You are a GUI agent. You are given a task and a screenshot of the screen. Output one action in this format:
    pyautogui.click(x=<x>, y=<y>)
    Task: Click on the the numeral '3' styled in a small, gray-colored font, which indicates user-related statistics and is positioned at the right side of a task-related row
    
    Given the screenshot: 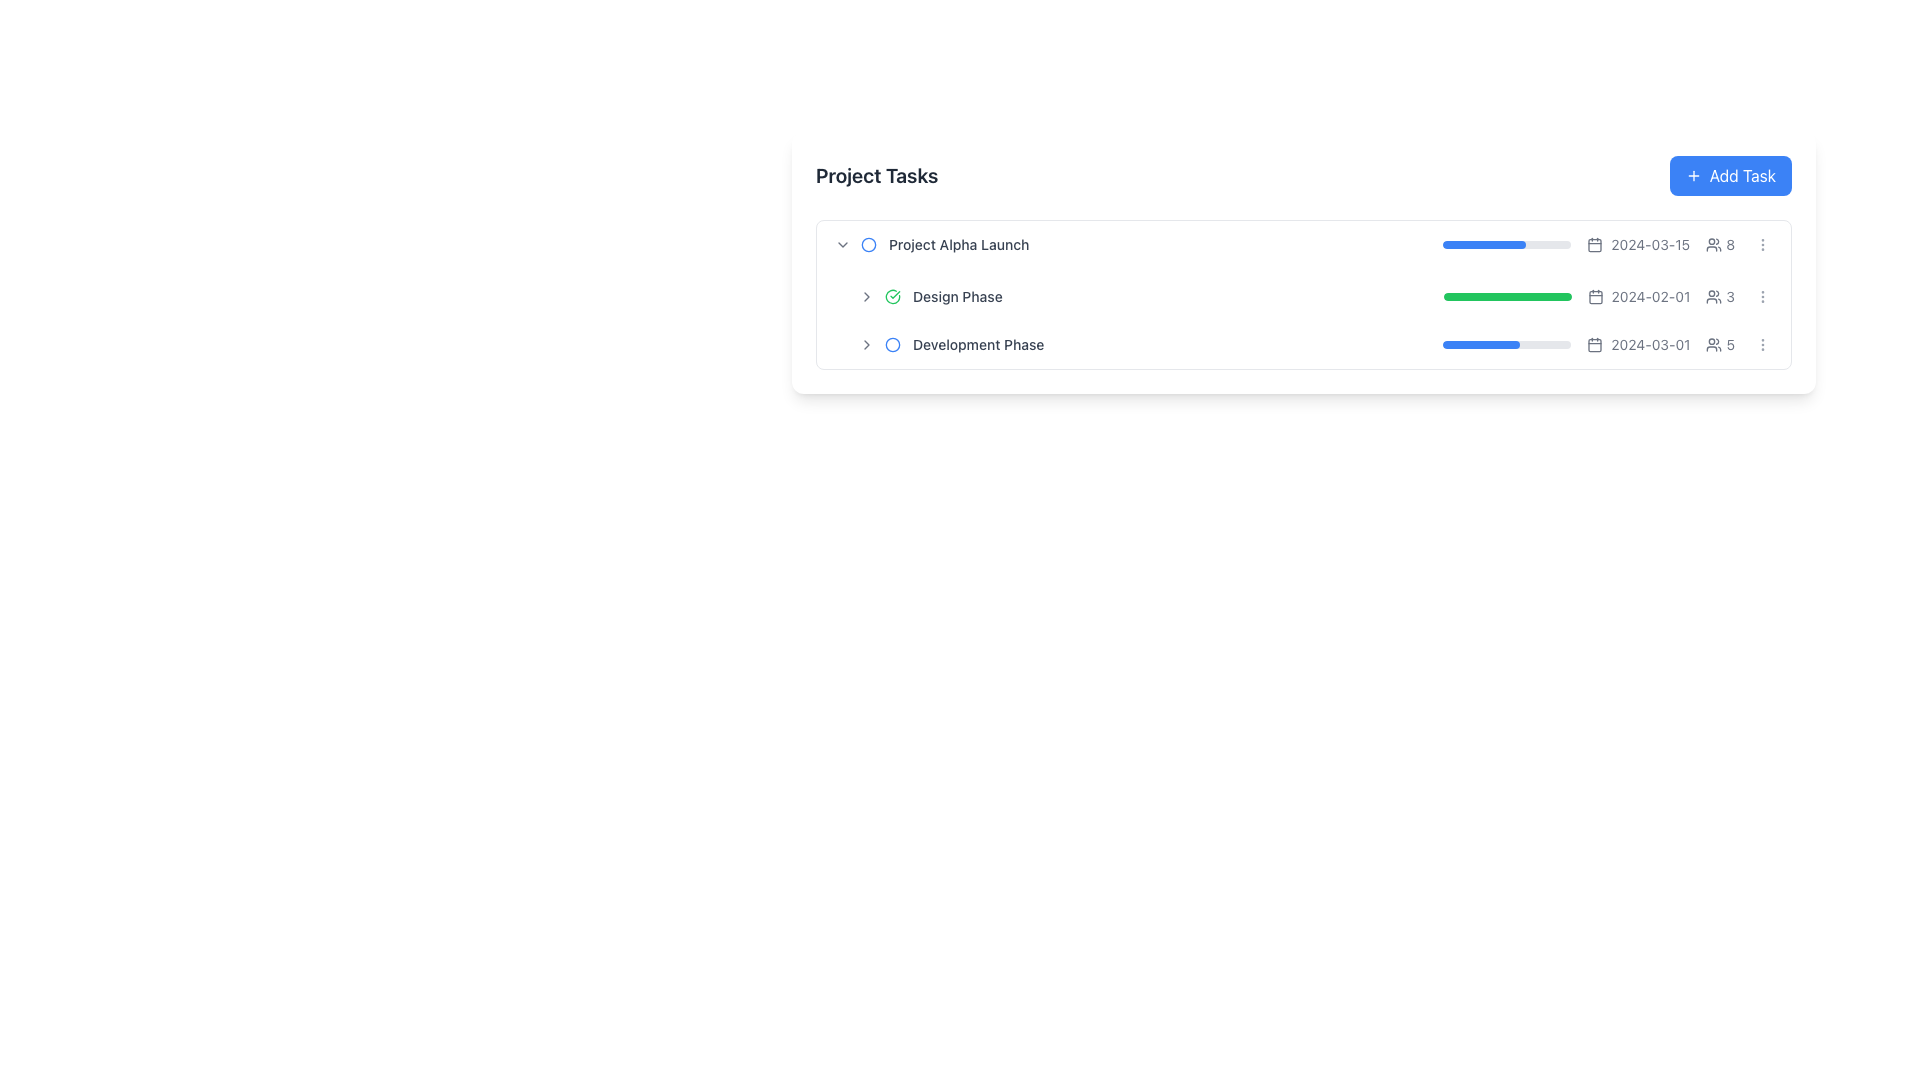 What is the action you would take?
    pyautogui.click(x=1729, y=297)
    